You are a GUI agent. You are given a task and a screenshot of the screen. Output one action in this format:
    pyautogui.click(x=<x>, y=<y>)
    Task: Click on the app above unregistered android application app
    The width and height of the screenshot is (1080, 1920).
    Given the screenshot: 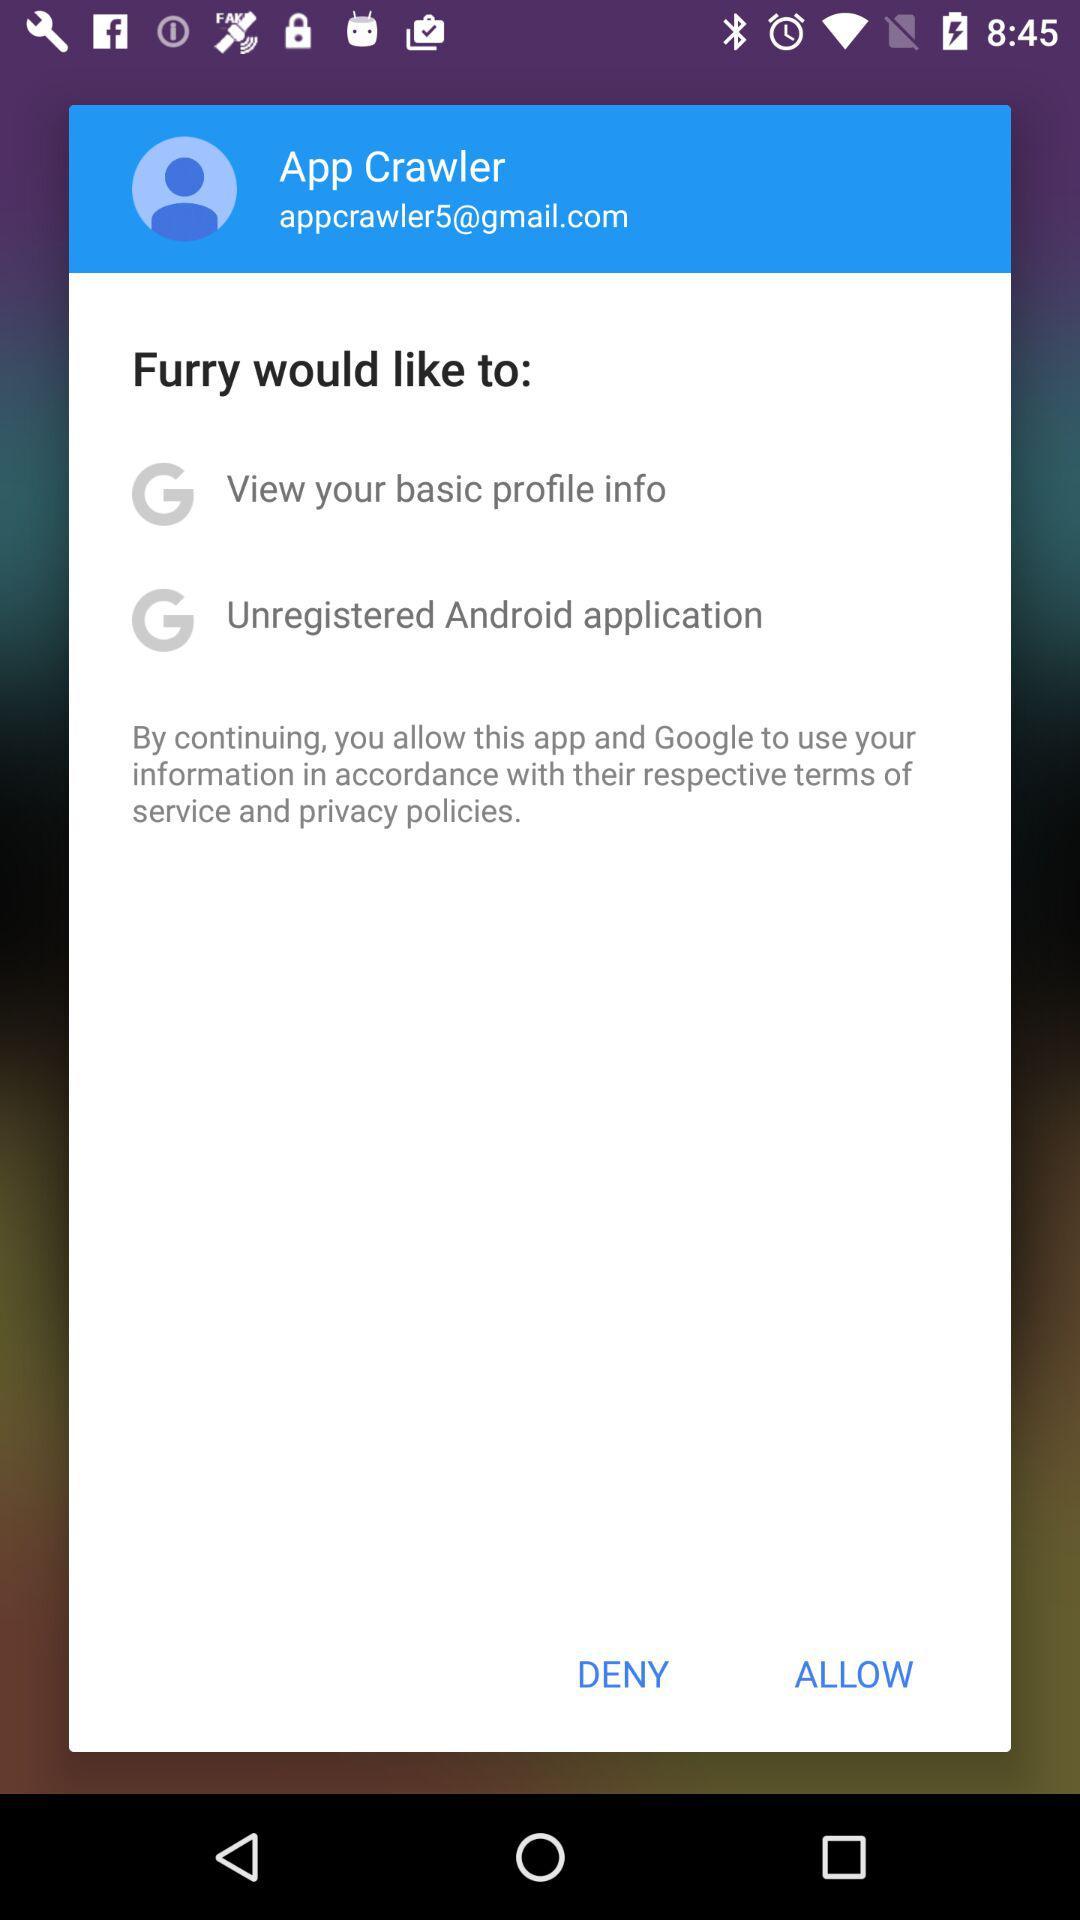 What is the action you would take?
    pyautogui.click(x=445, y=487)
    